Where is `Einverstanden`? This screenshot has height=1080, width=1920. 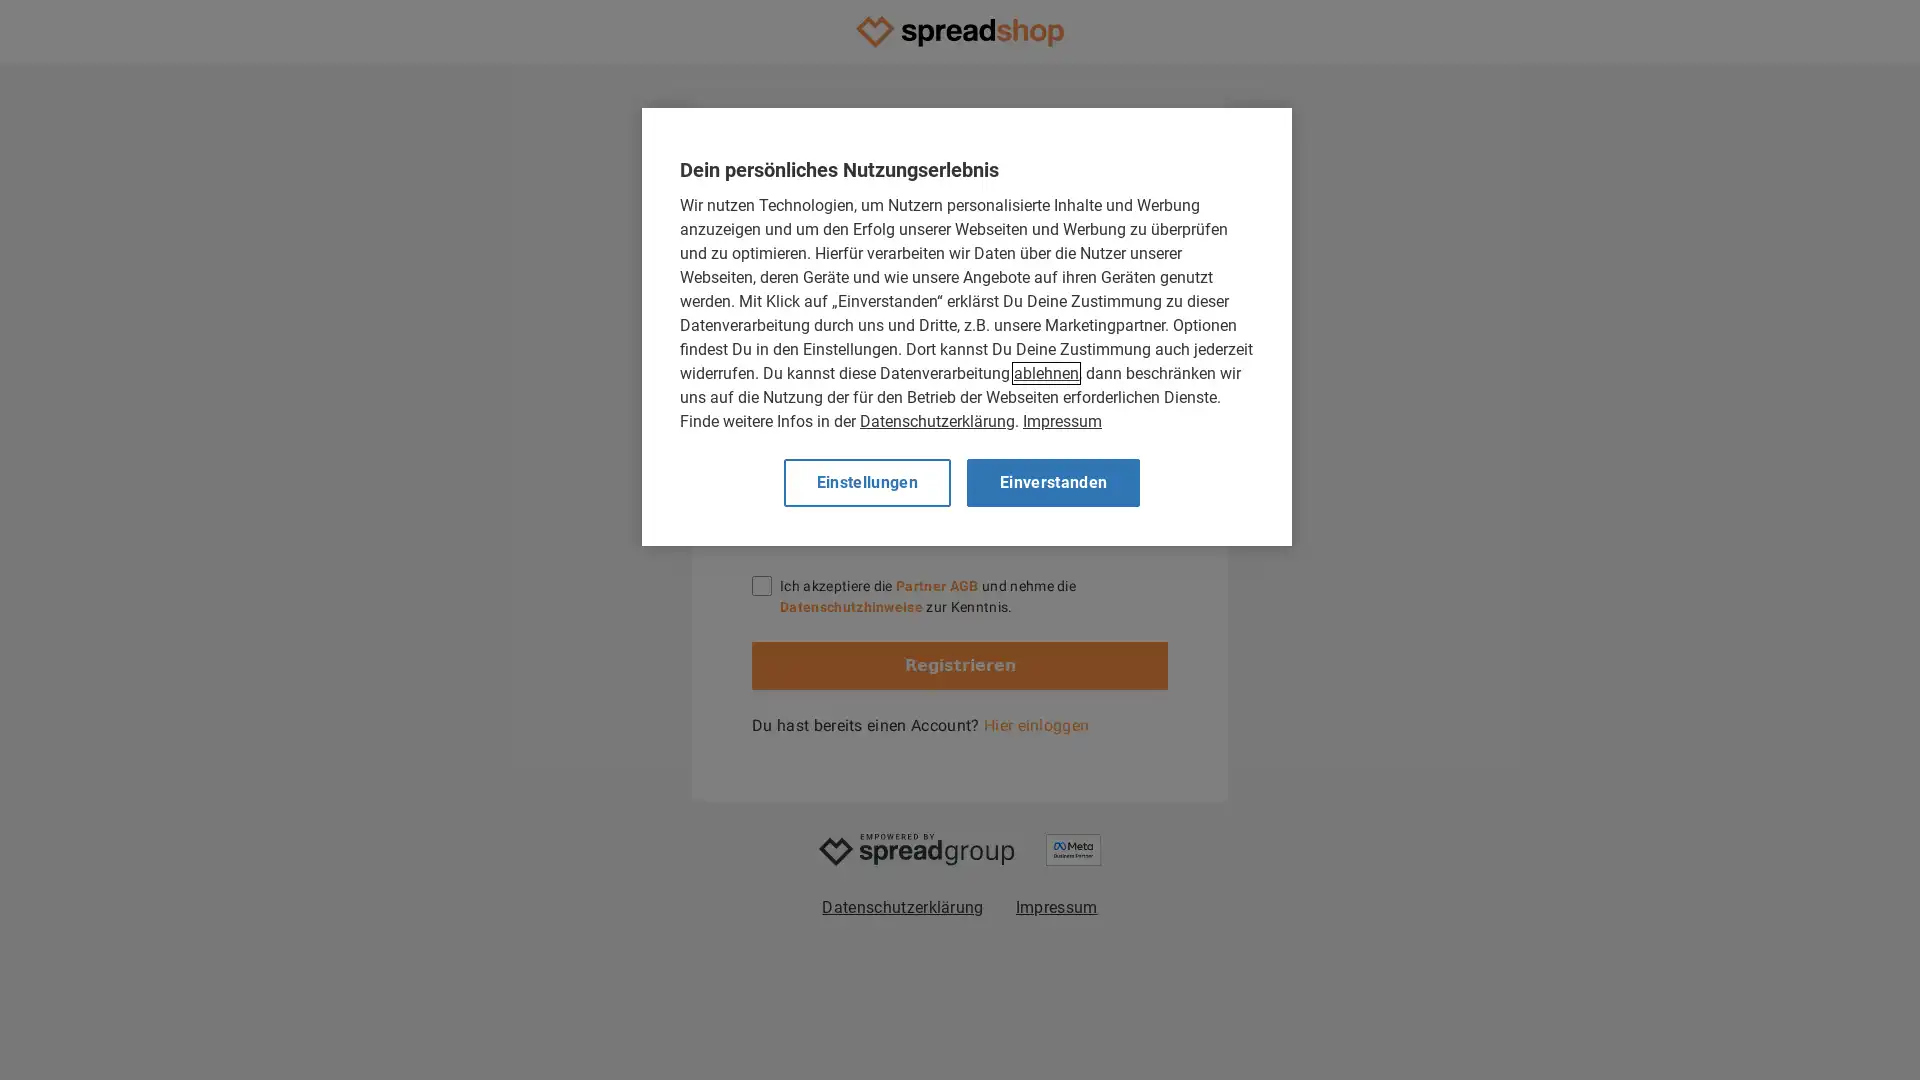 Einverstanden is located at coordinates (1052, 482).